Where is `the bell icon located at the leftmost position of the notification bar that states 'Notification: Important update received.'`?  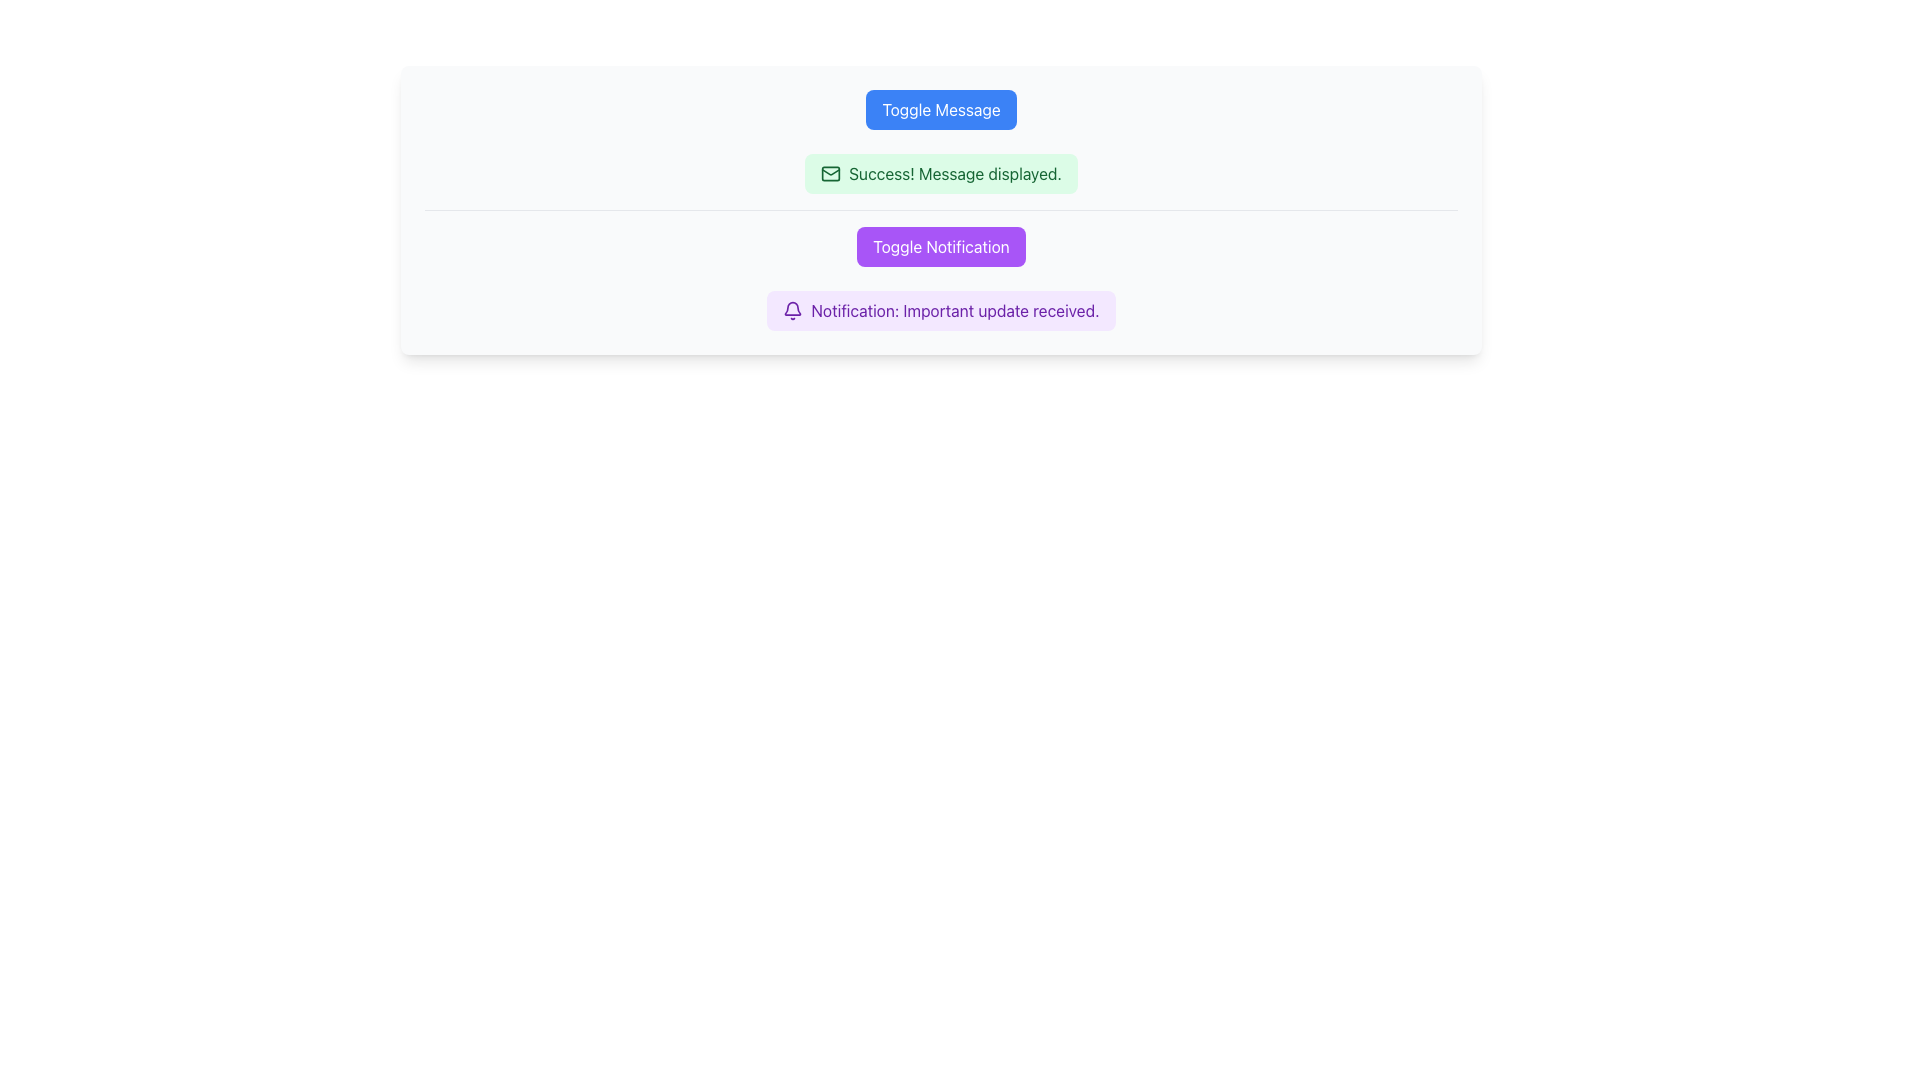 the bell icon located at the leftmost position of the notification bar that states 'Notification: Important update received.' is located at coordinates (792, 311).